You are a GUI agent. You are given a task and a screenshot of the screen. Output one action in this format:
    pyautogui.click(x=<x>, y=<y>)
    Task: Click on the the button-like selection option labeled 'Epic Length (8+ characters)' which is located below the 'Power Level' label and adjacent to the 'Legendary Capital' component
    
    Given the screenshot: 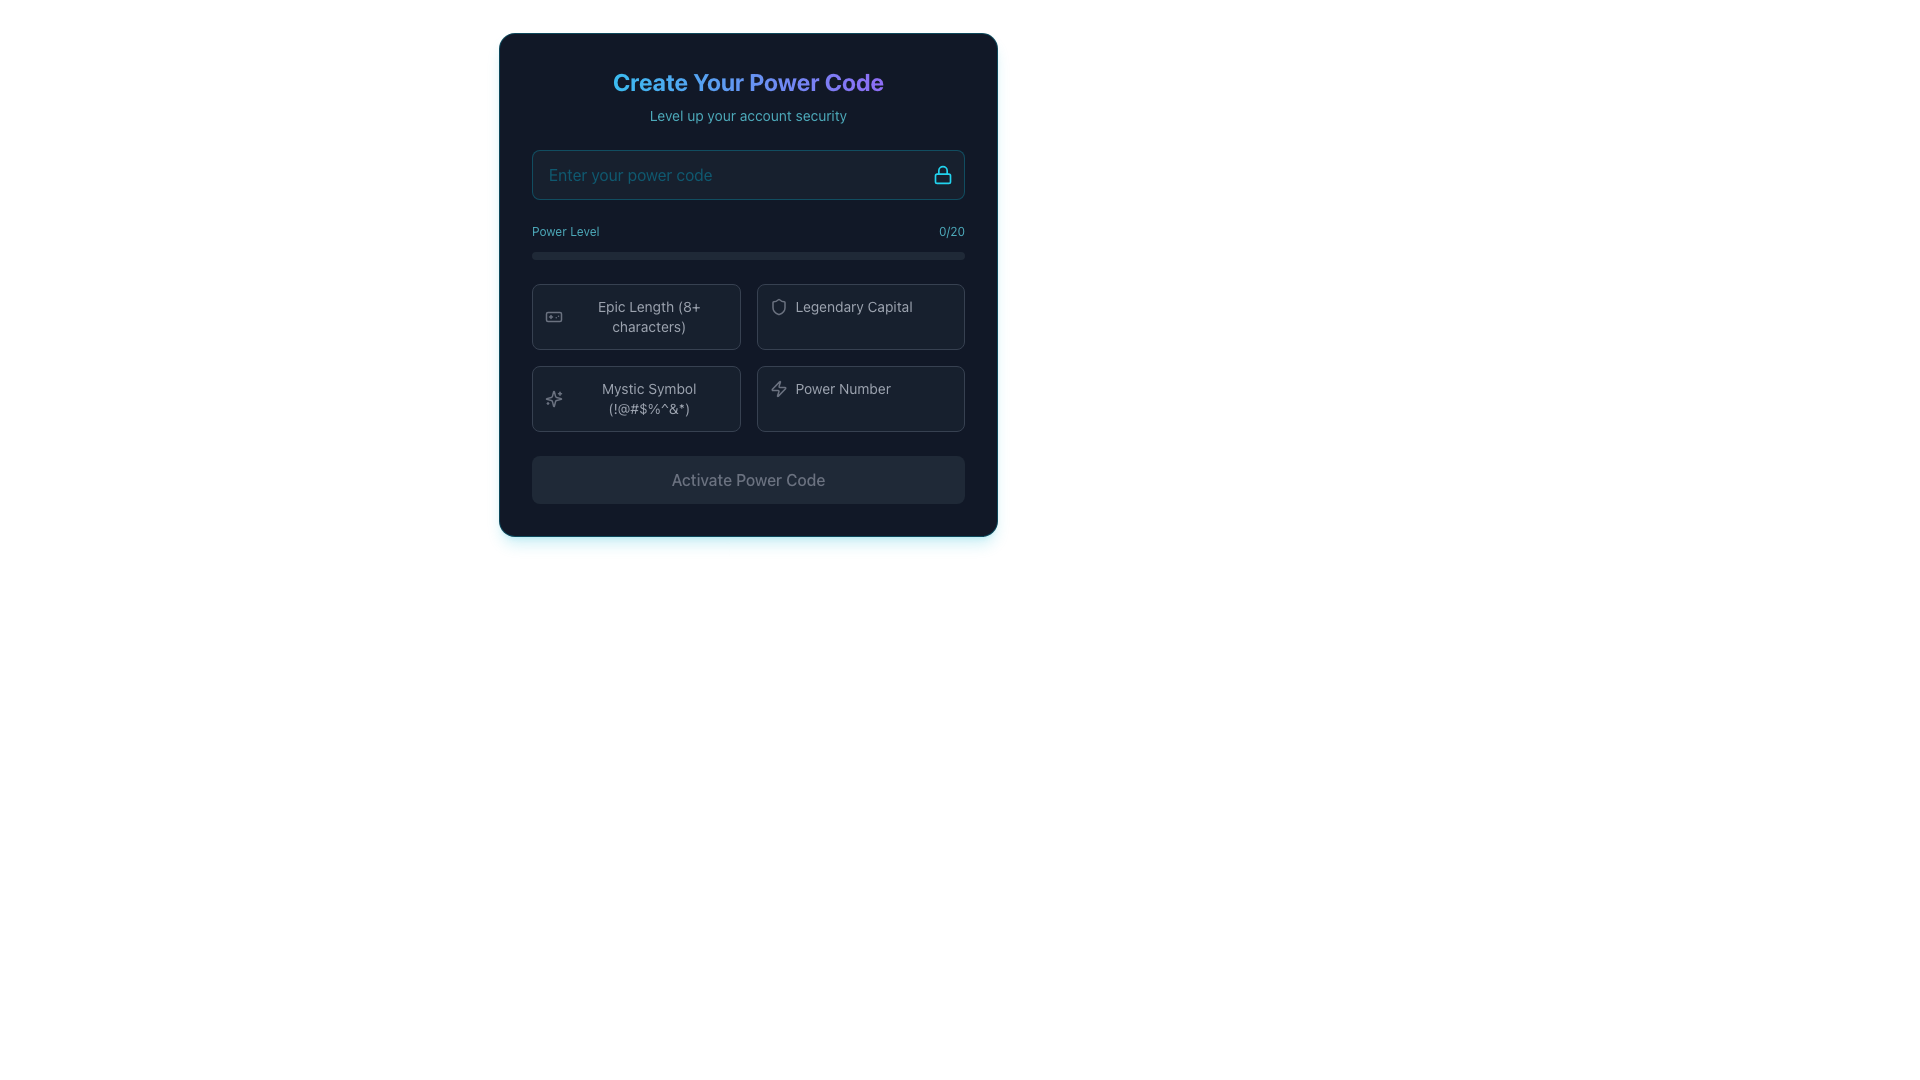 What is the action you would take?
    pyautogui.click(x=635, y=315)
    